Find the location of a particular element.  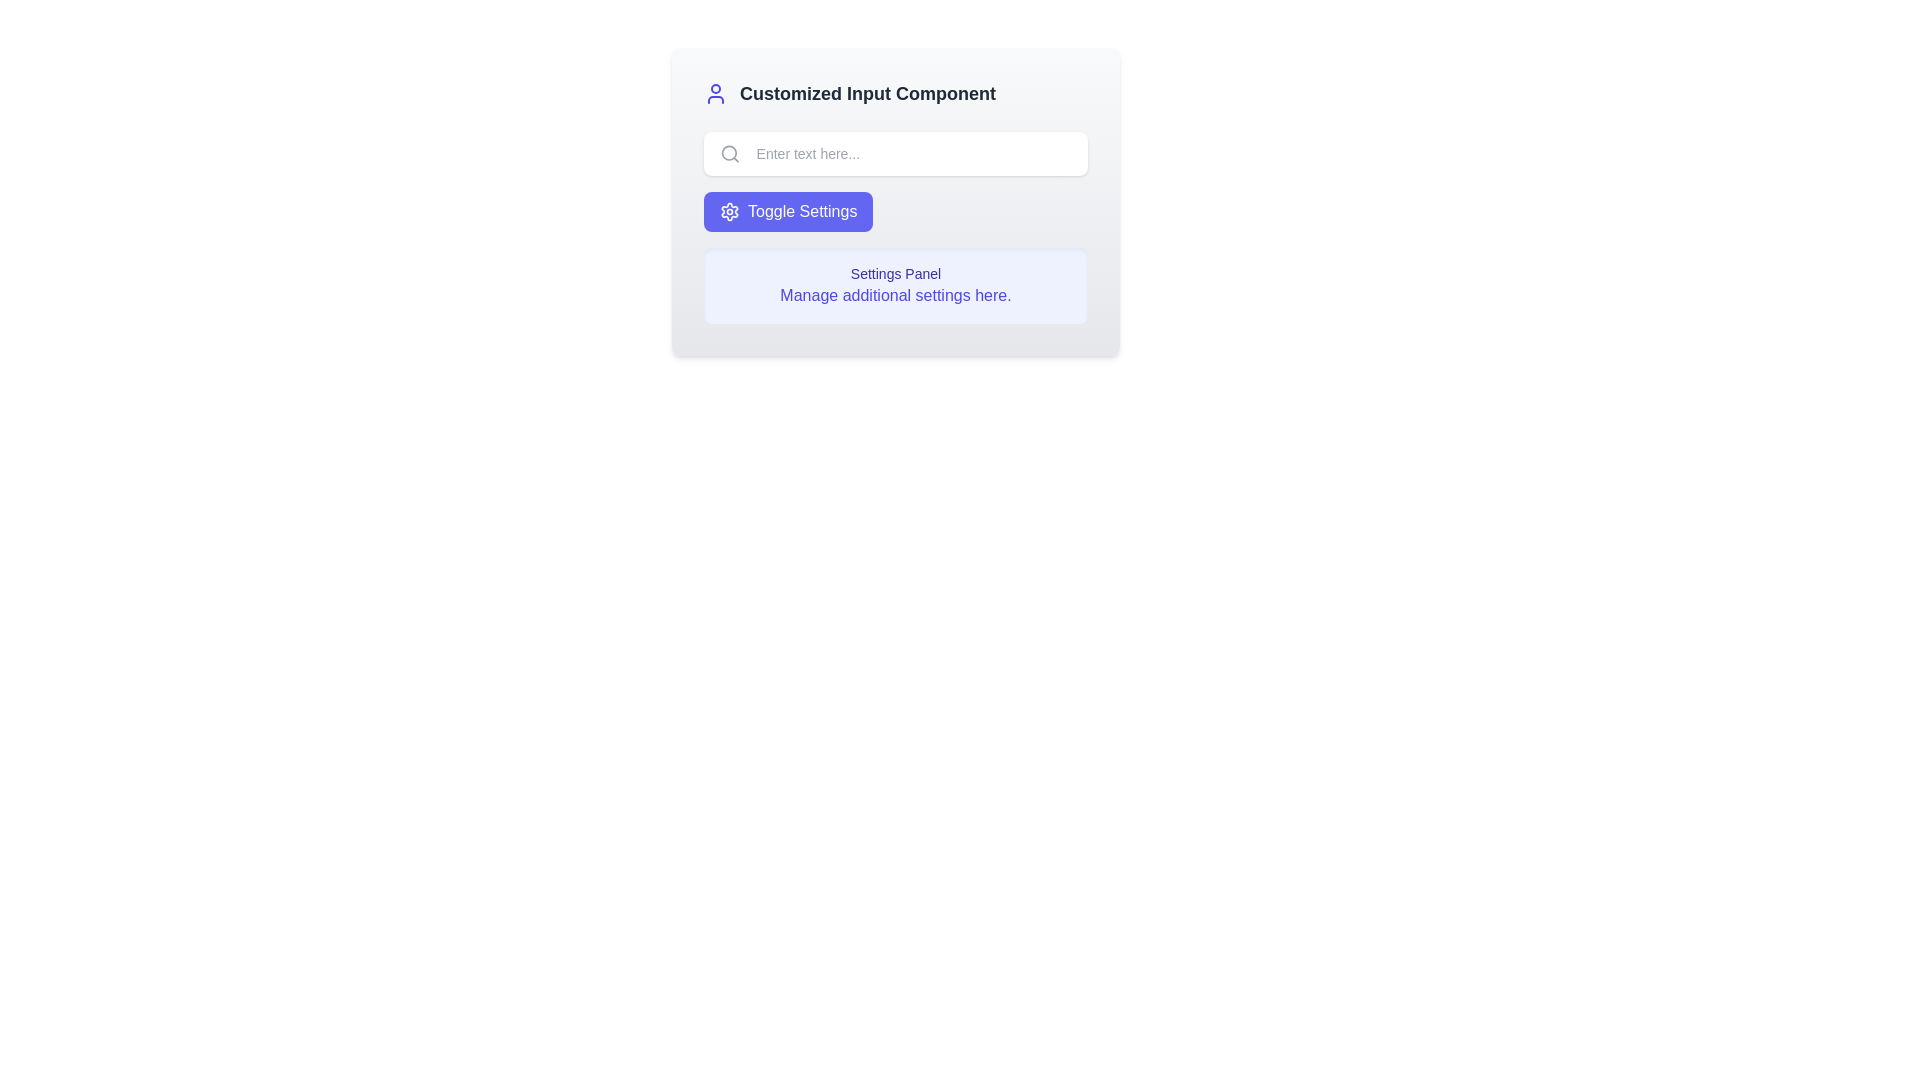

the second interactive button located below the search input field is located at coordinates (787, 212).